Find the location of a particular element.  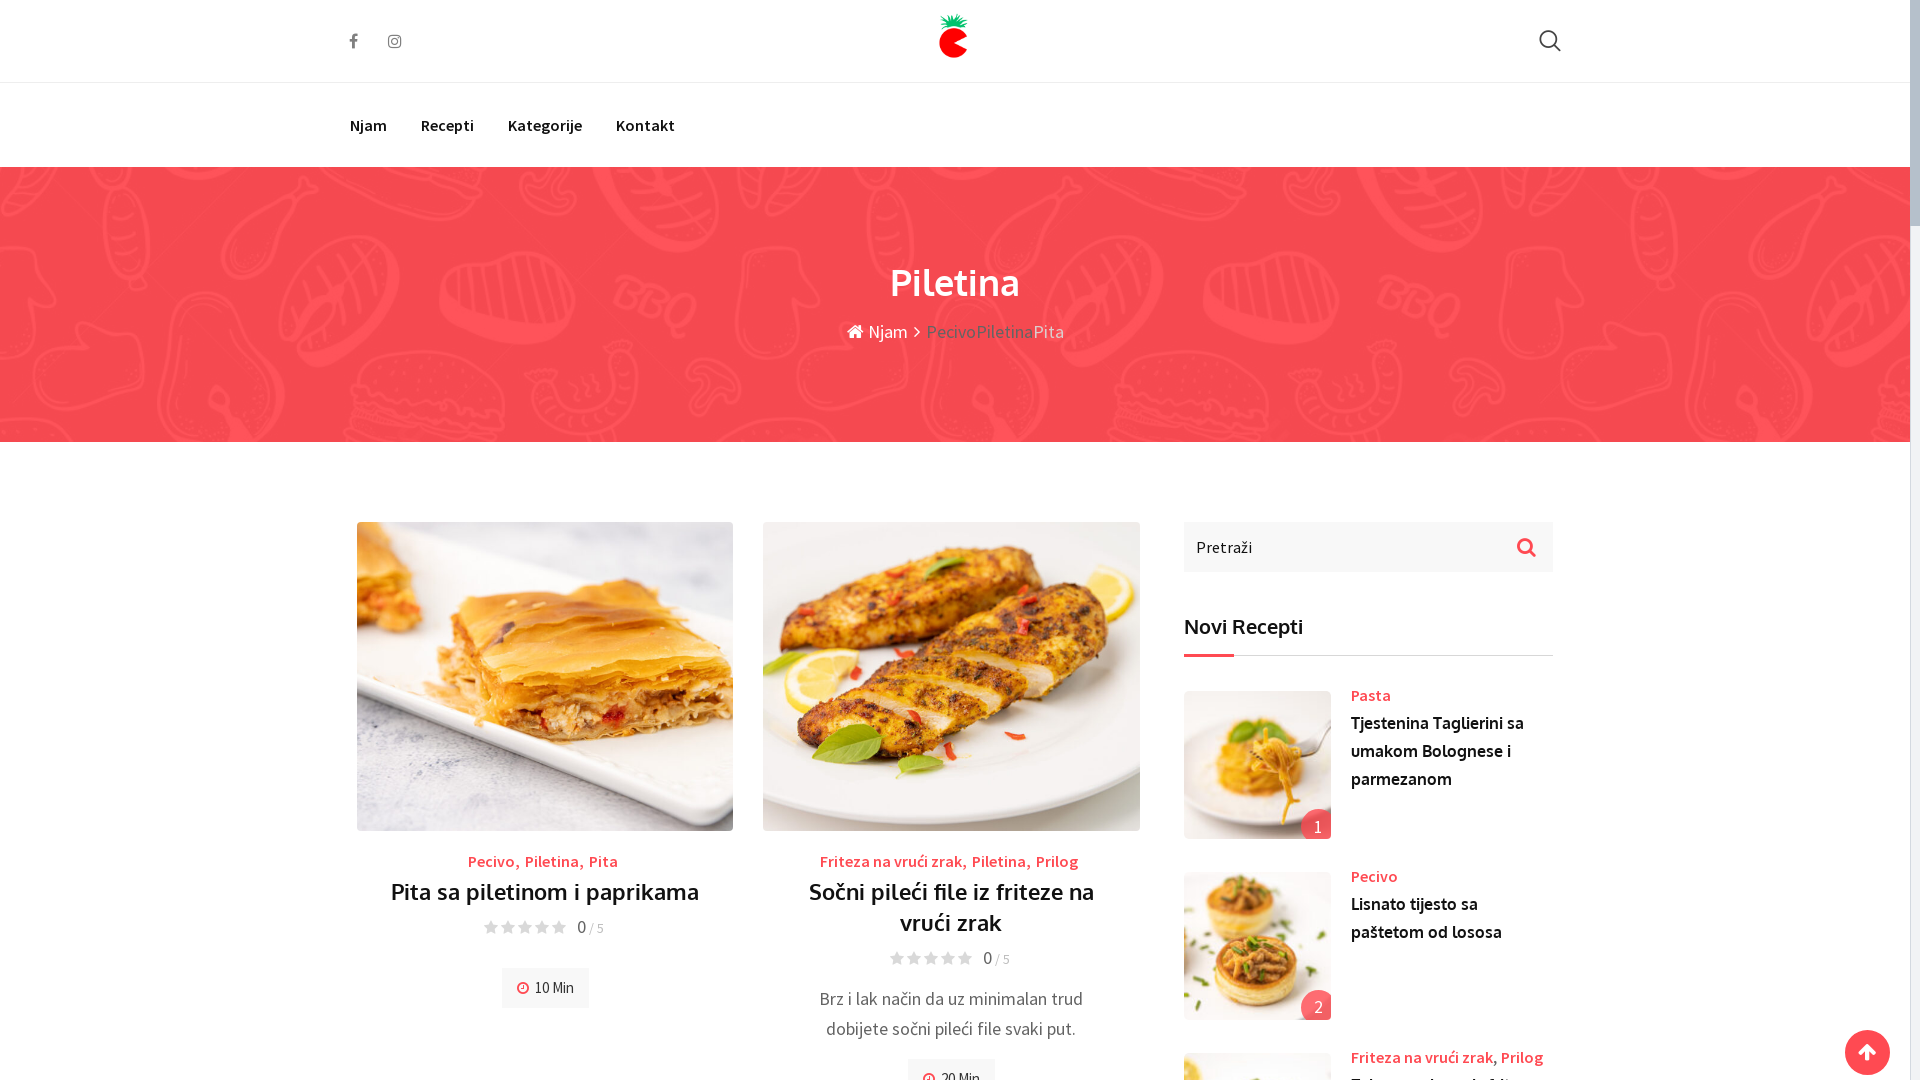

'Tjestenina Taglierini sa umakom Bolognese i parmezanom' is located at coordinates (1256, 764).